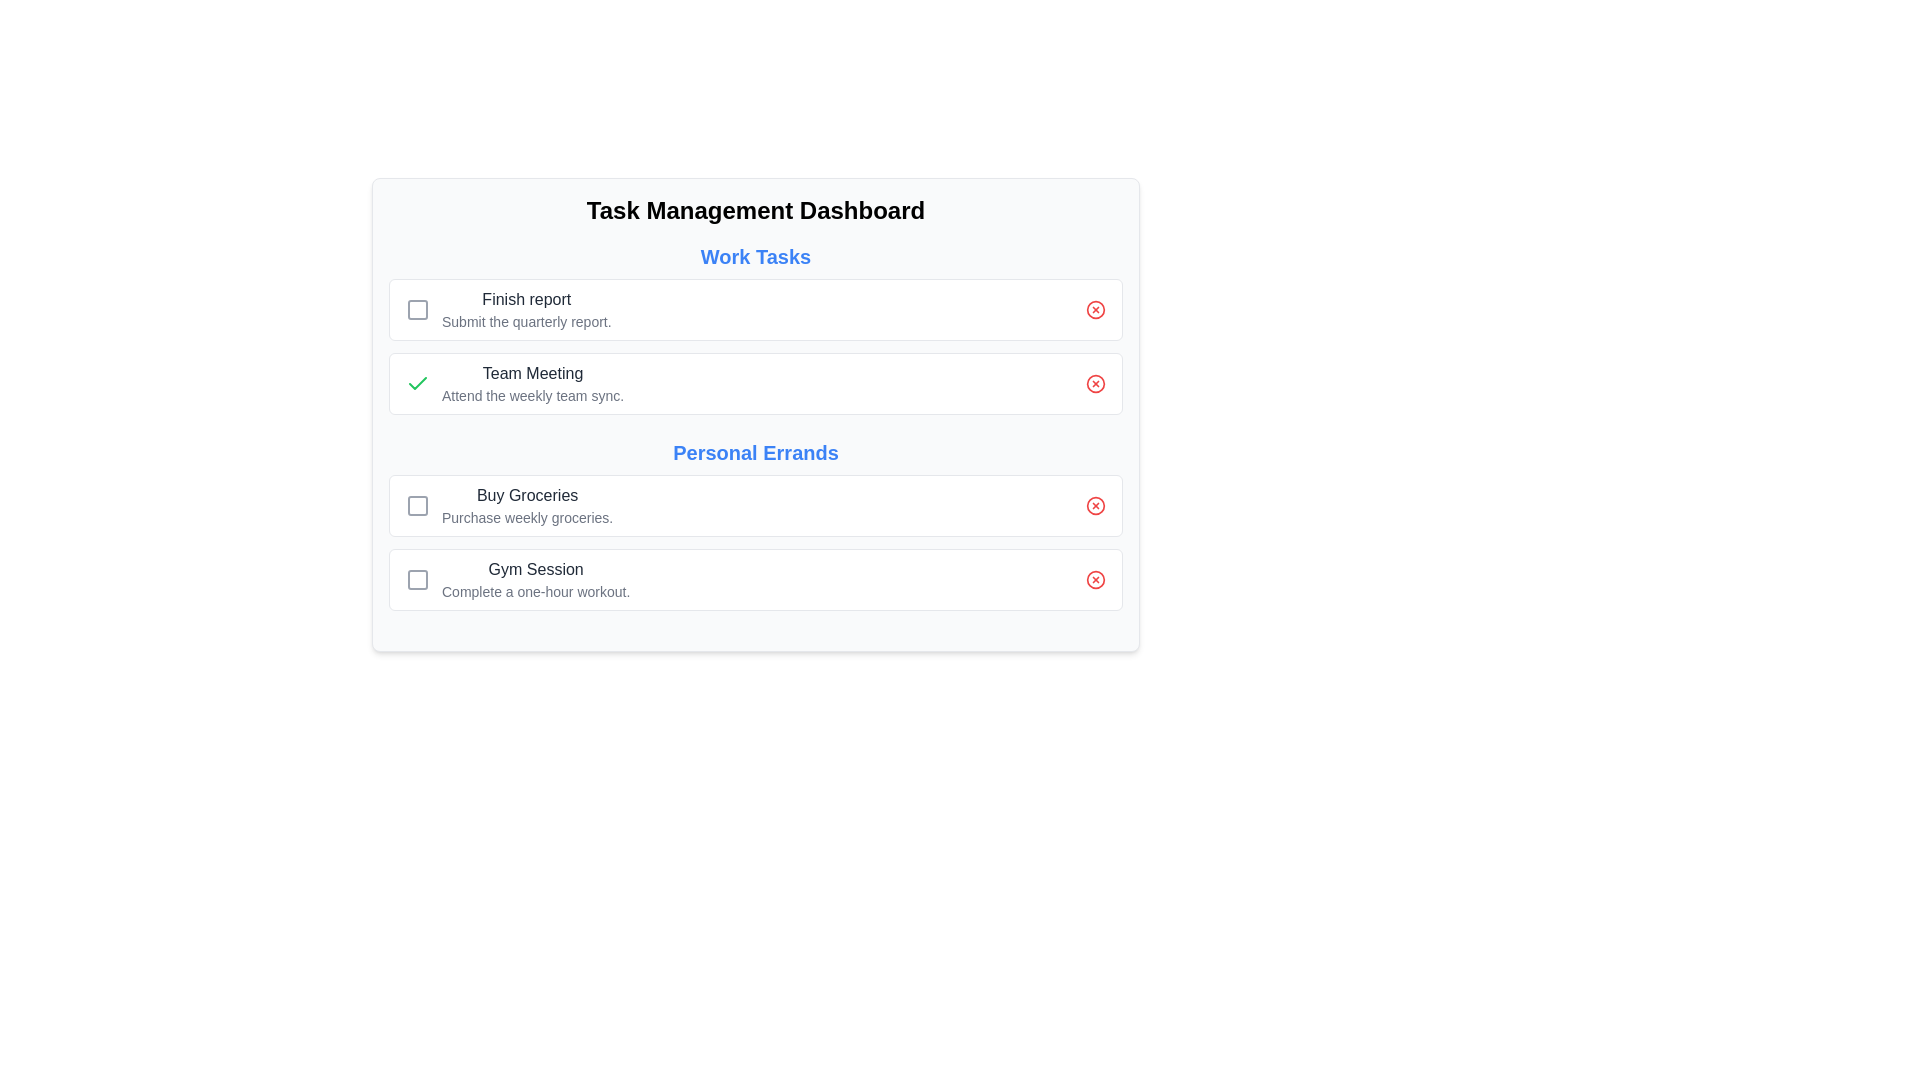 This screenshot has width=1920, height=1080. What do you see at coordinates (527, 516) in the screenshot?
I see `the static text element that reads 'Purchase weekly groceries.', which is located below the header 'Buy Groceries' in the 'Personal Errands' section` at bounding box center [527, 516].